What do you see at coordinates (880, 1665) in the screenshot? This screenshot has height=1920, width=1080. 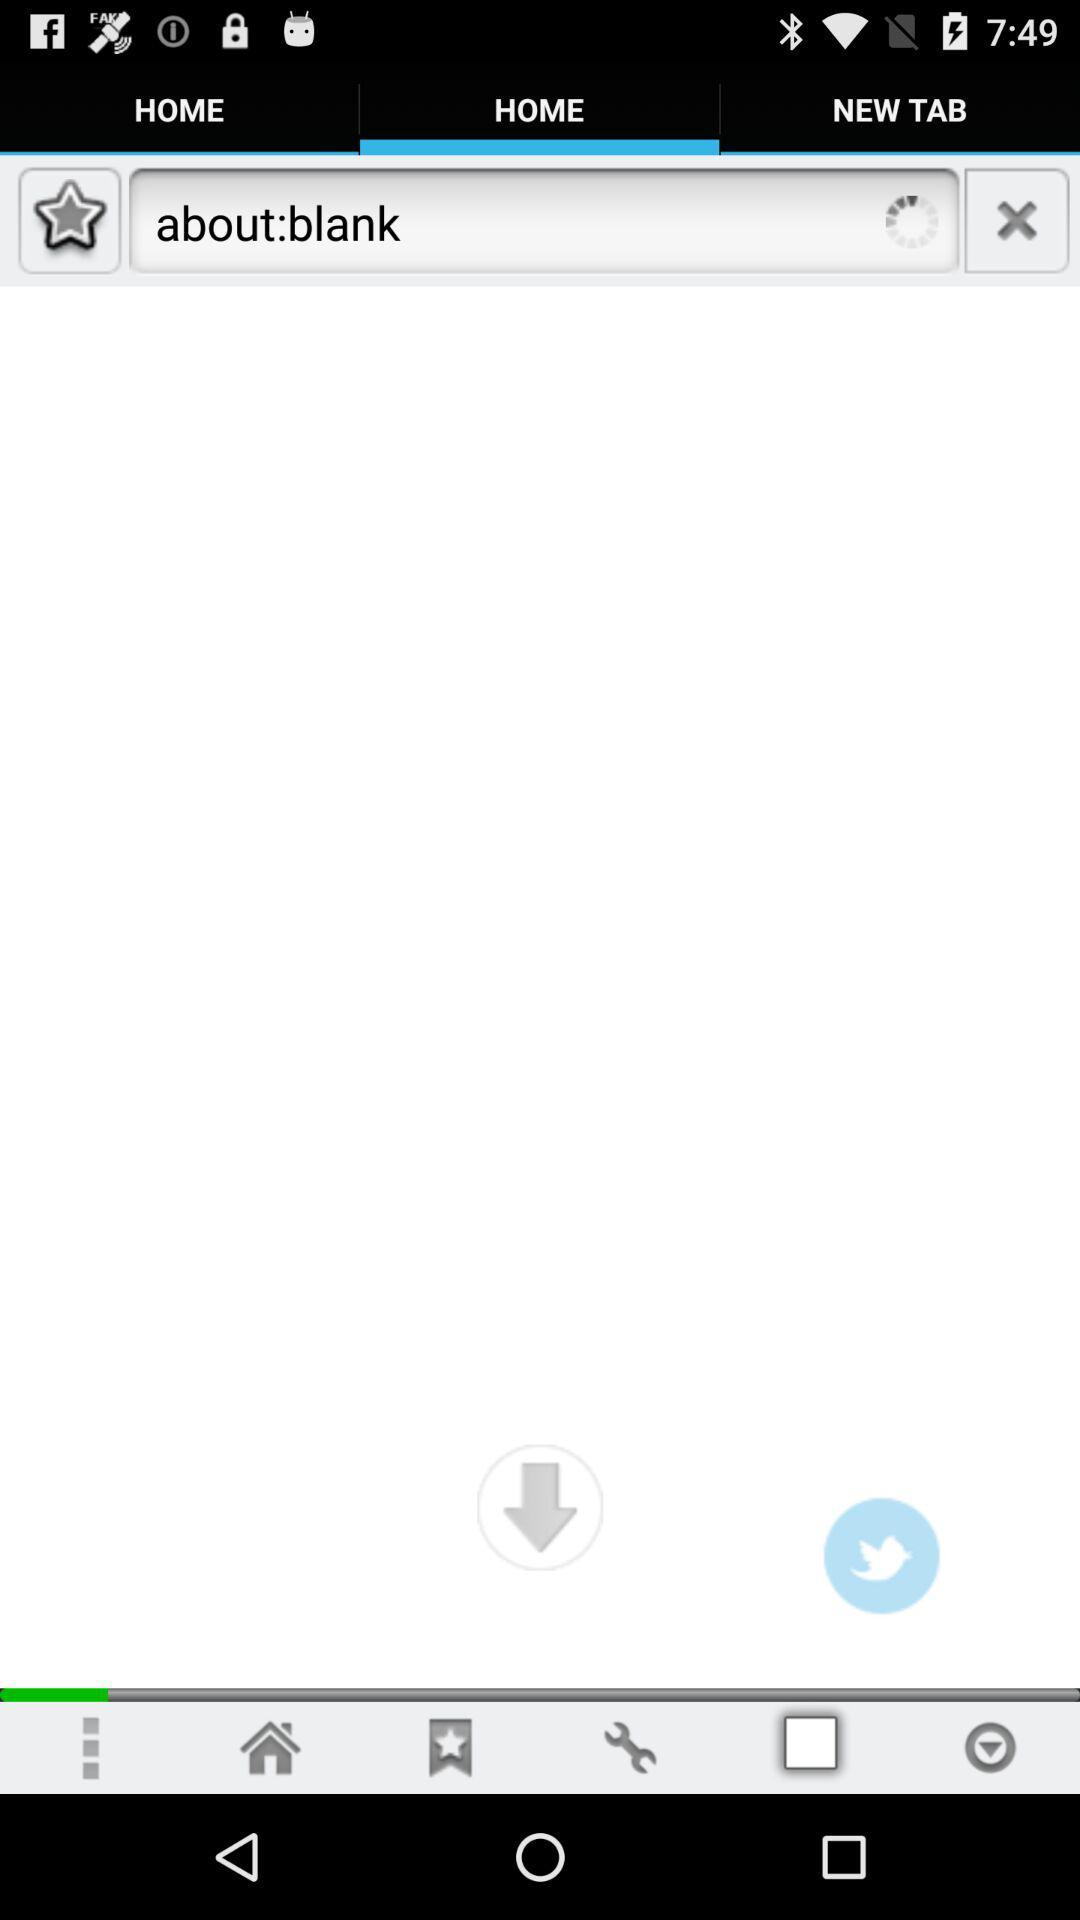 I see `the twitter icon` at bounding box center [880, 1665].